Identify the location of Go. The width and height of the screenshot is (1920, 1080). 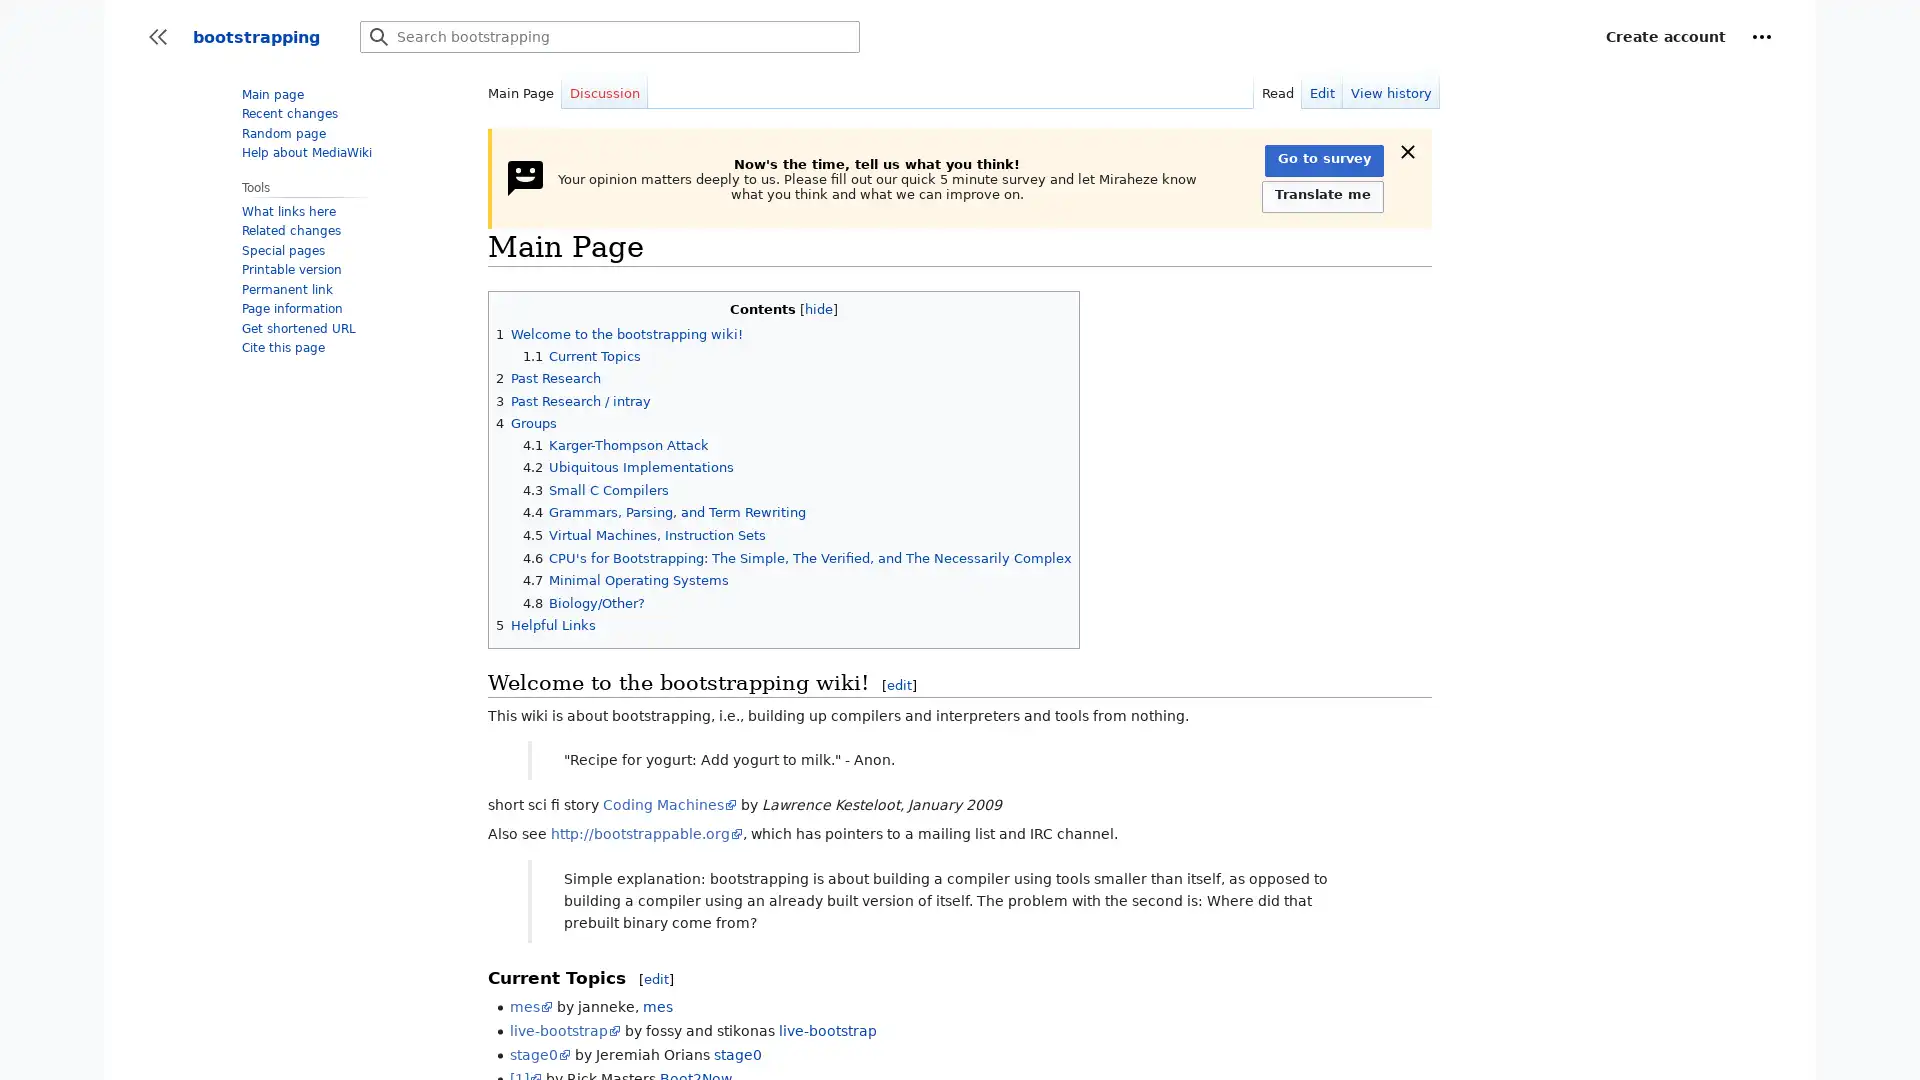
(379, 37).